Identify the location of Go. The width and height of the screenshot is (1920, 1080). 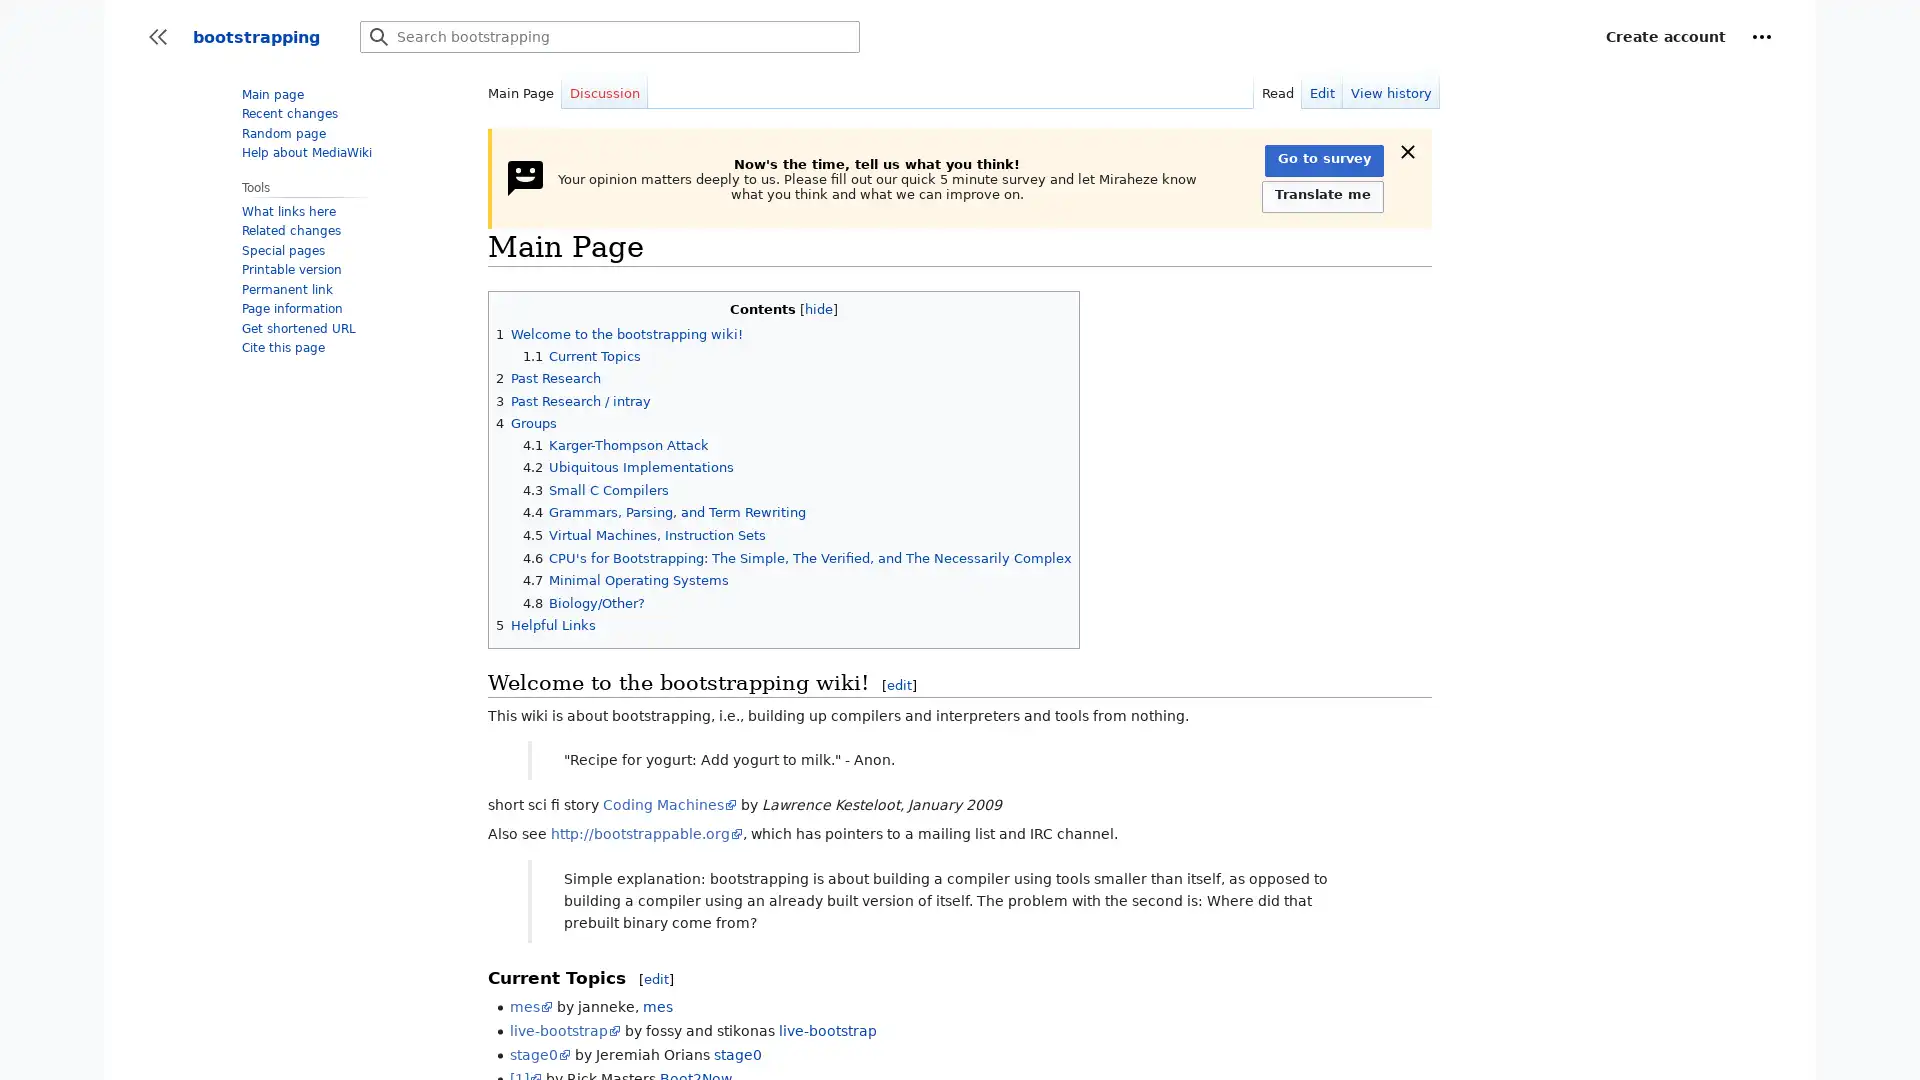
(379, 37).